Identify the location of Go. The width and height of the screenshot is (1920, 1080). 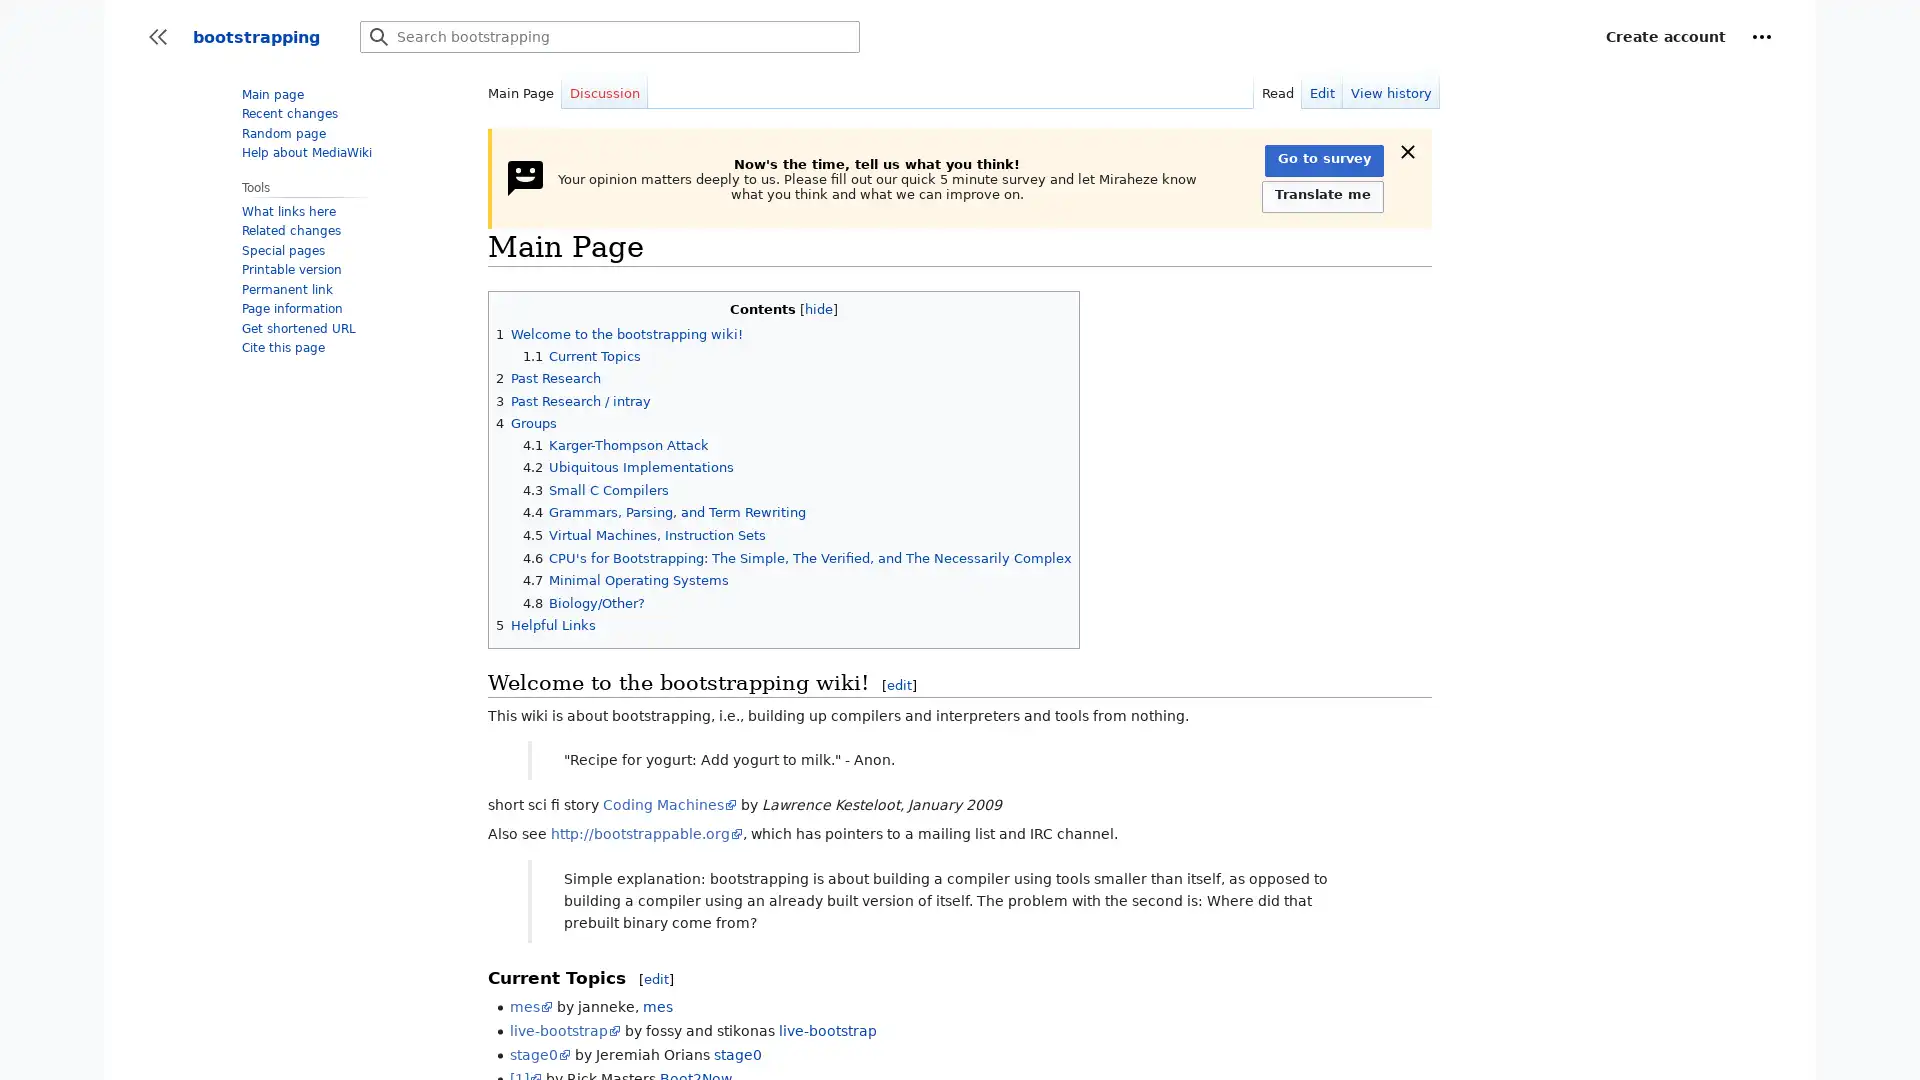
(379, 37).